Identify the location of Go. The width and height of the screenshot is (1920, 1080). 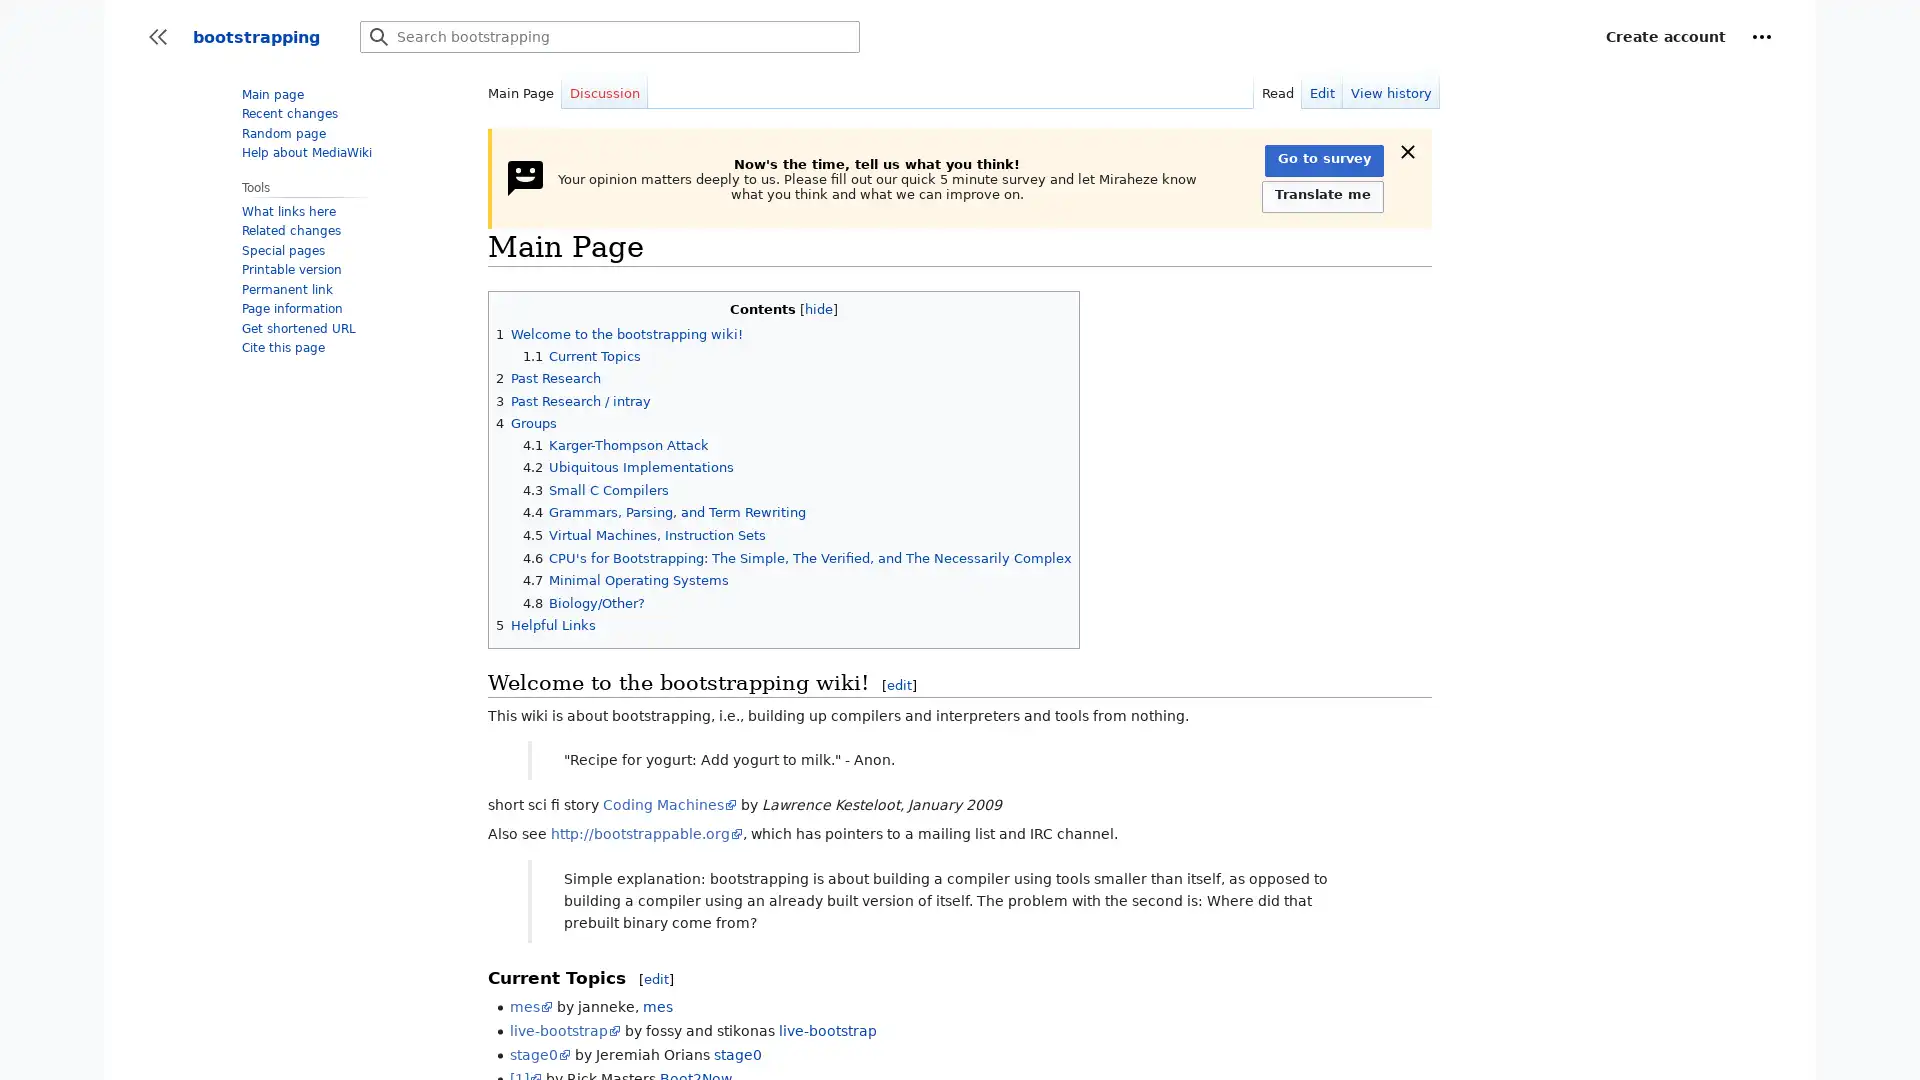
(379, 37).